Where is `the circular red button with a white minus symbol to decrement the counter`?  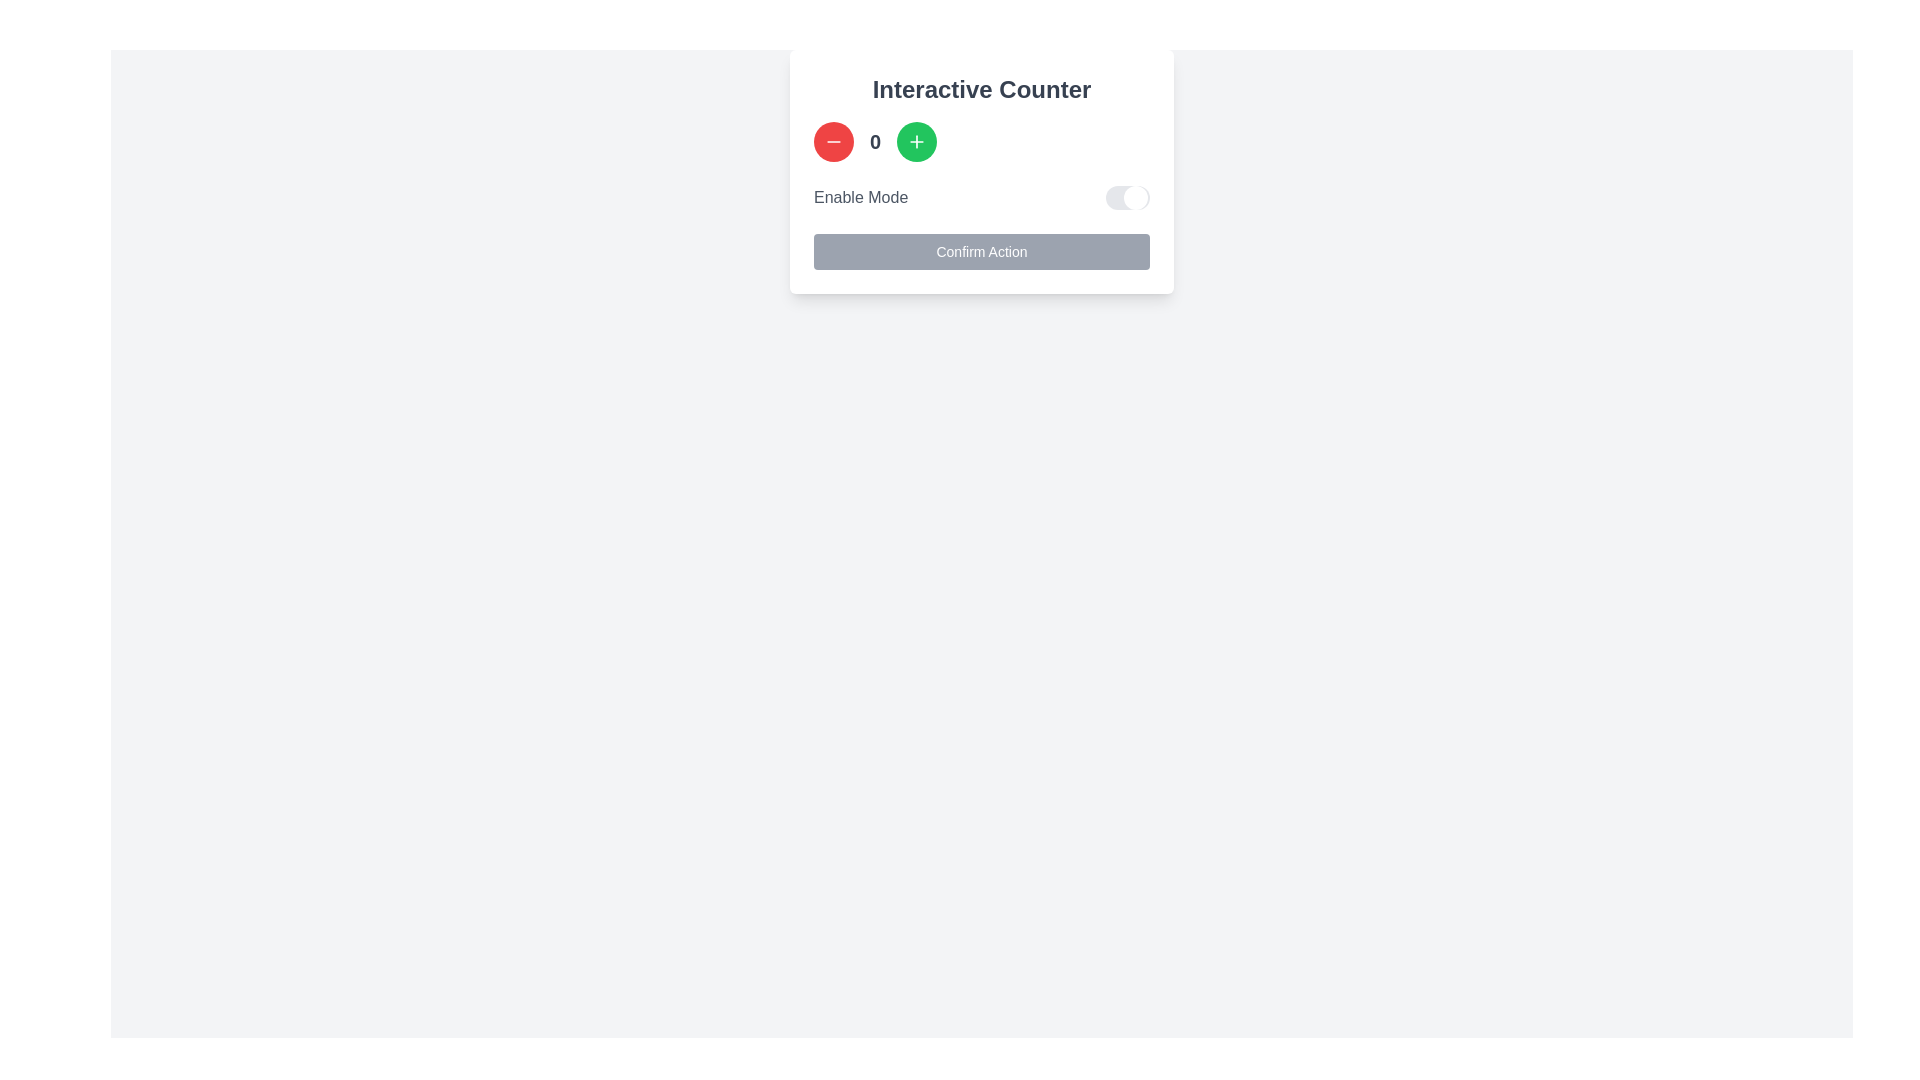
the circular red button with a white minus symbol to decrement the counter is located at coordinates (834, 141).